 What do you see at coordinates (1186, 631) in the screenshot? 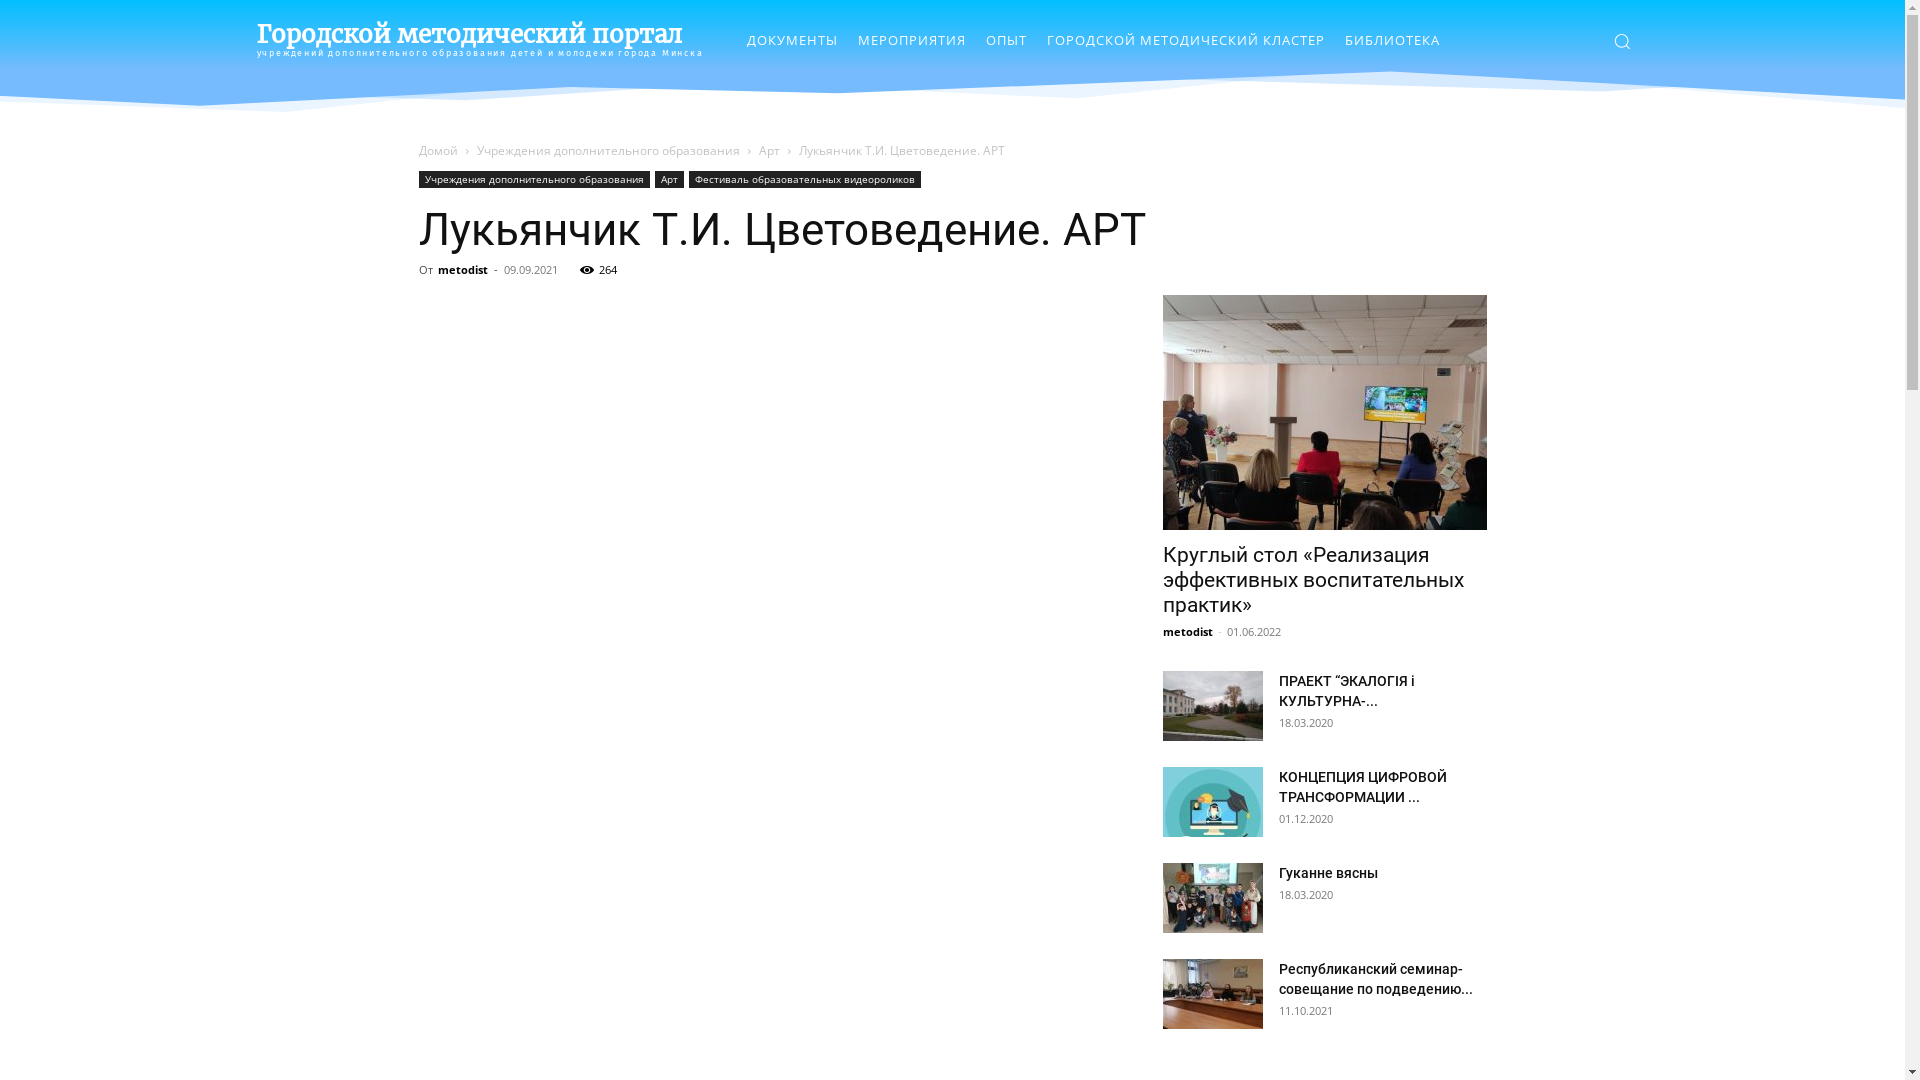
I see `'metodist'` at bounding box center [1186, 631].